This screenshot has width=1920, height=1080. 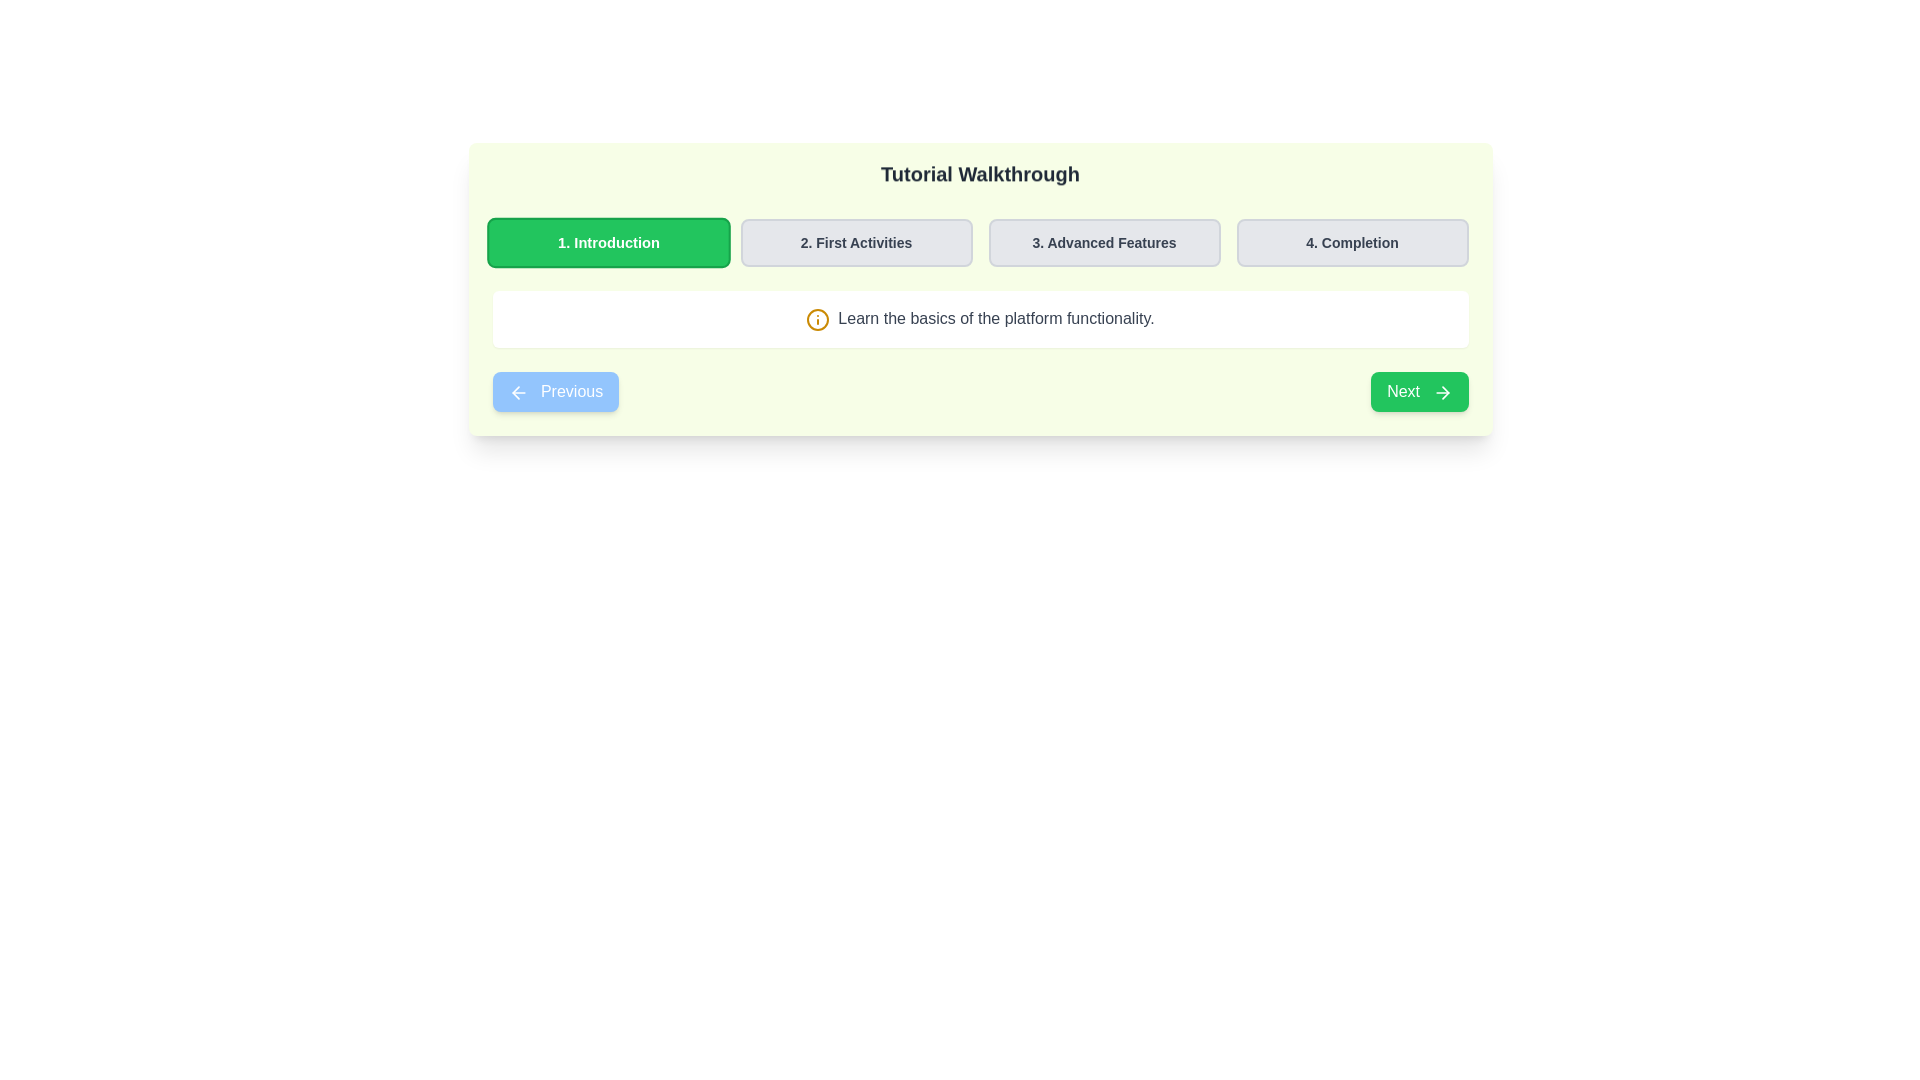 What do you see at coordinates (996, 317) in the screenshot?
I see `the static text element that reads 'Learn the basics of the platform functionality.', which is displayed in a soft gray color within a rounded white box` at bounding box center [996, 317].